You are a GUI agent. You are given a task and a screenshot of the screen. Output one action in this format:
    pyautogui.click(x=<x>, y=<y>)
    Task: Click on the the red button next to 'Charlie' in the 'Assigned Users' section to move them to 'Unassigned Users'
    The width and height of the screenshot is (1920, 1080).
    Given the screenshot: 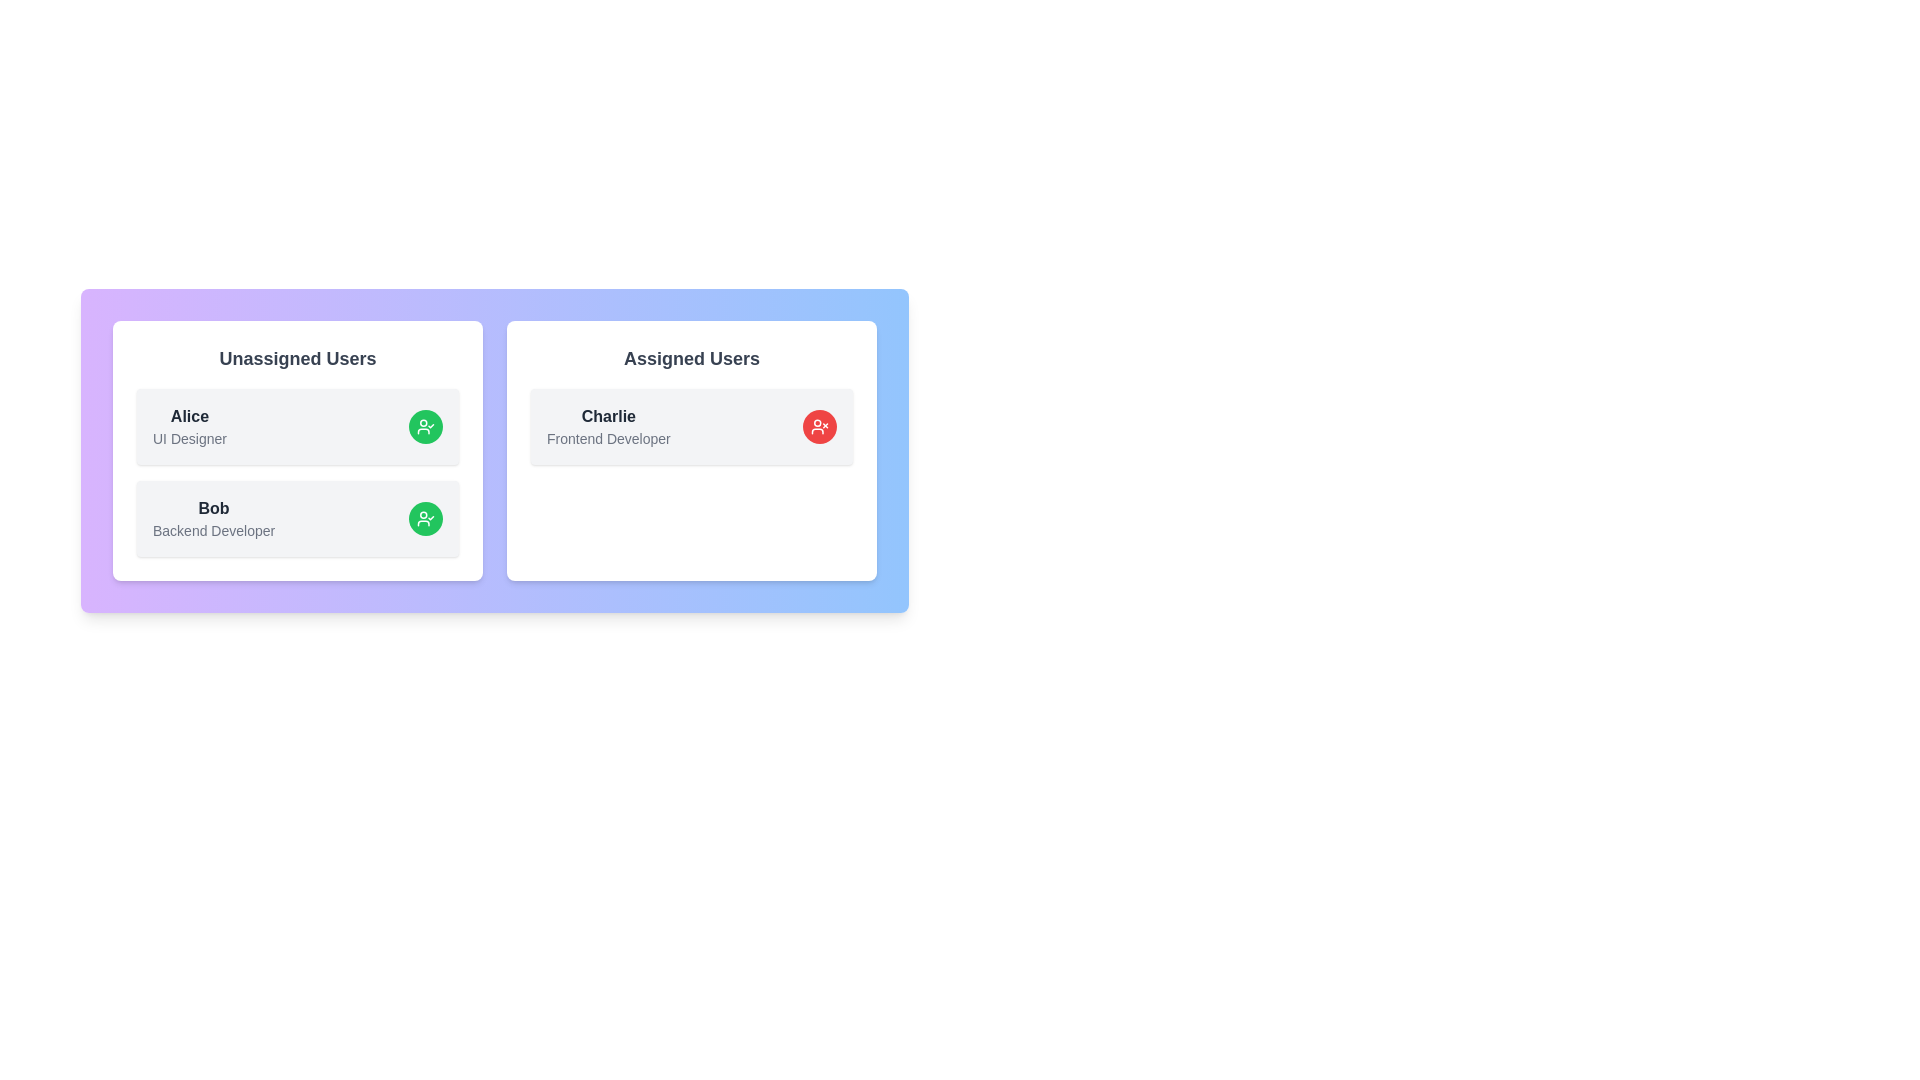 What is the action you would take?
    pyautogui.click(x=820, y=426)
    